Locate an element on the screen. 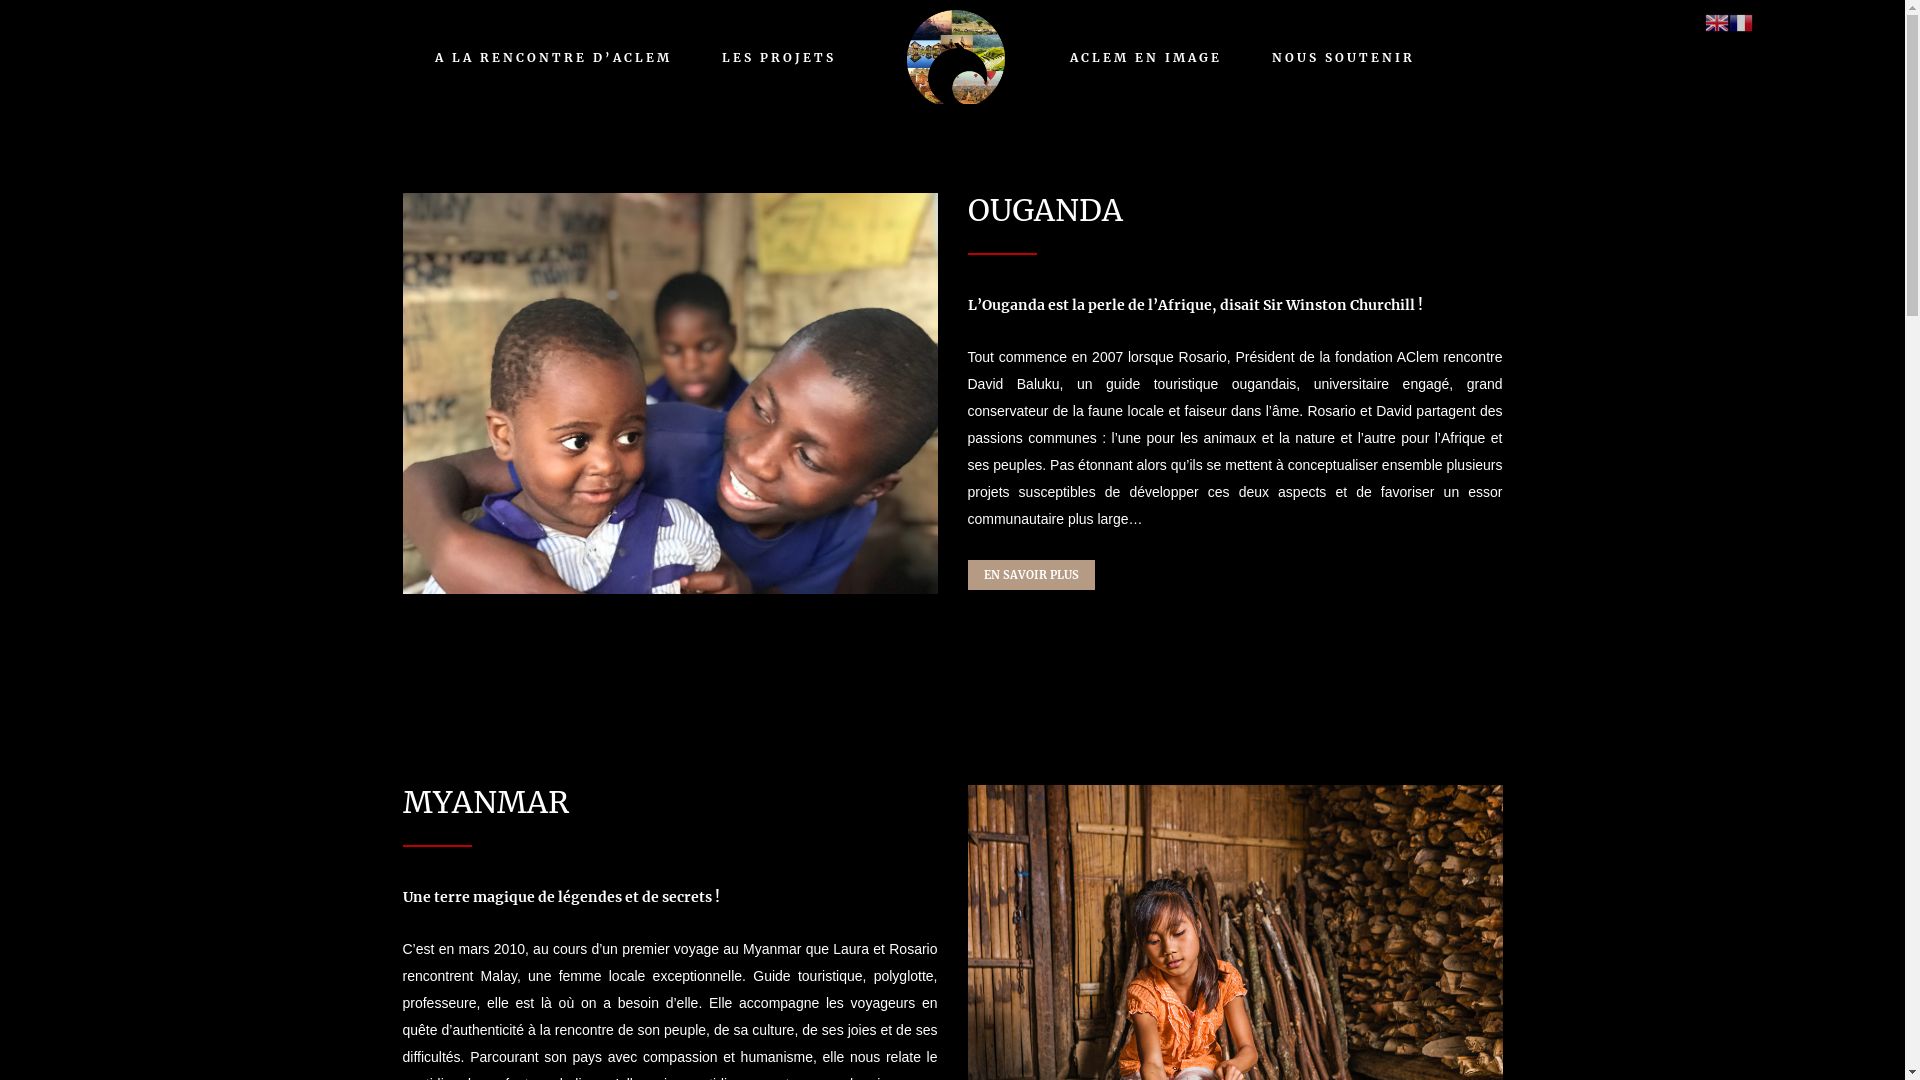 The image size is (1920, 1080). 'ACLEM EN IMAGE' is located at coordinates (1146, 56).